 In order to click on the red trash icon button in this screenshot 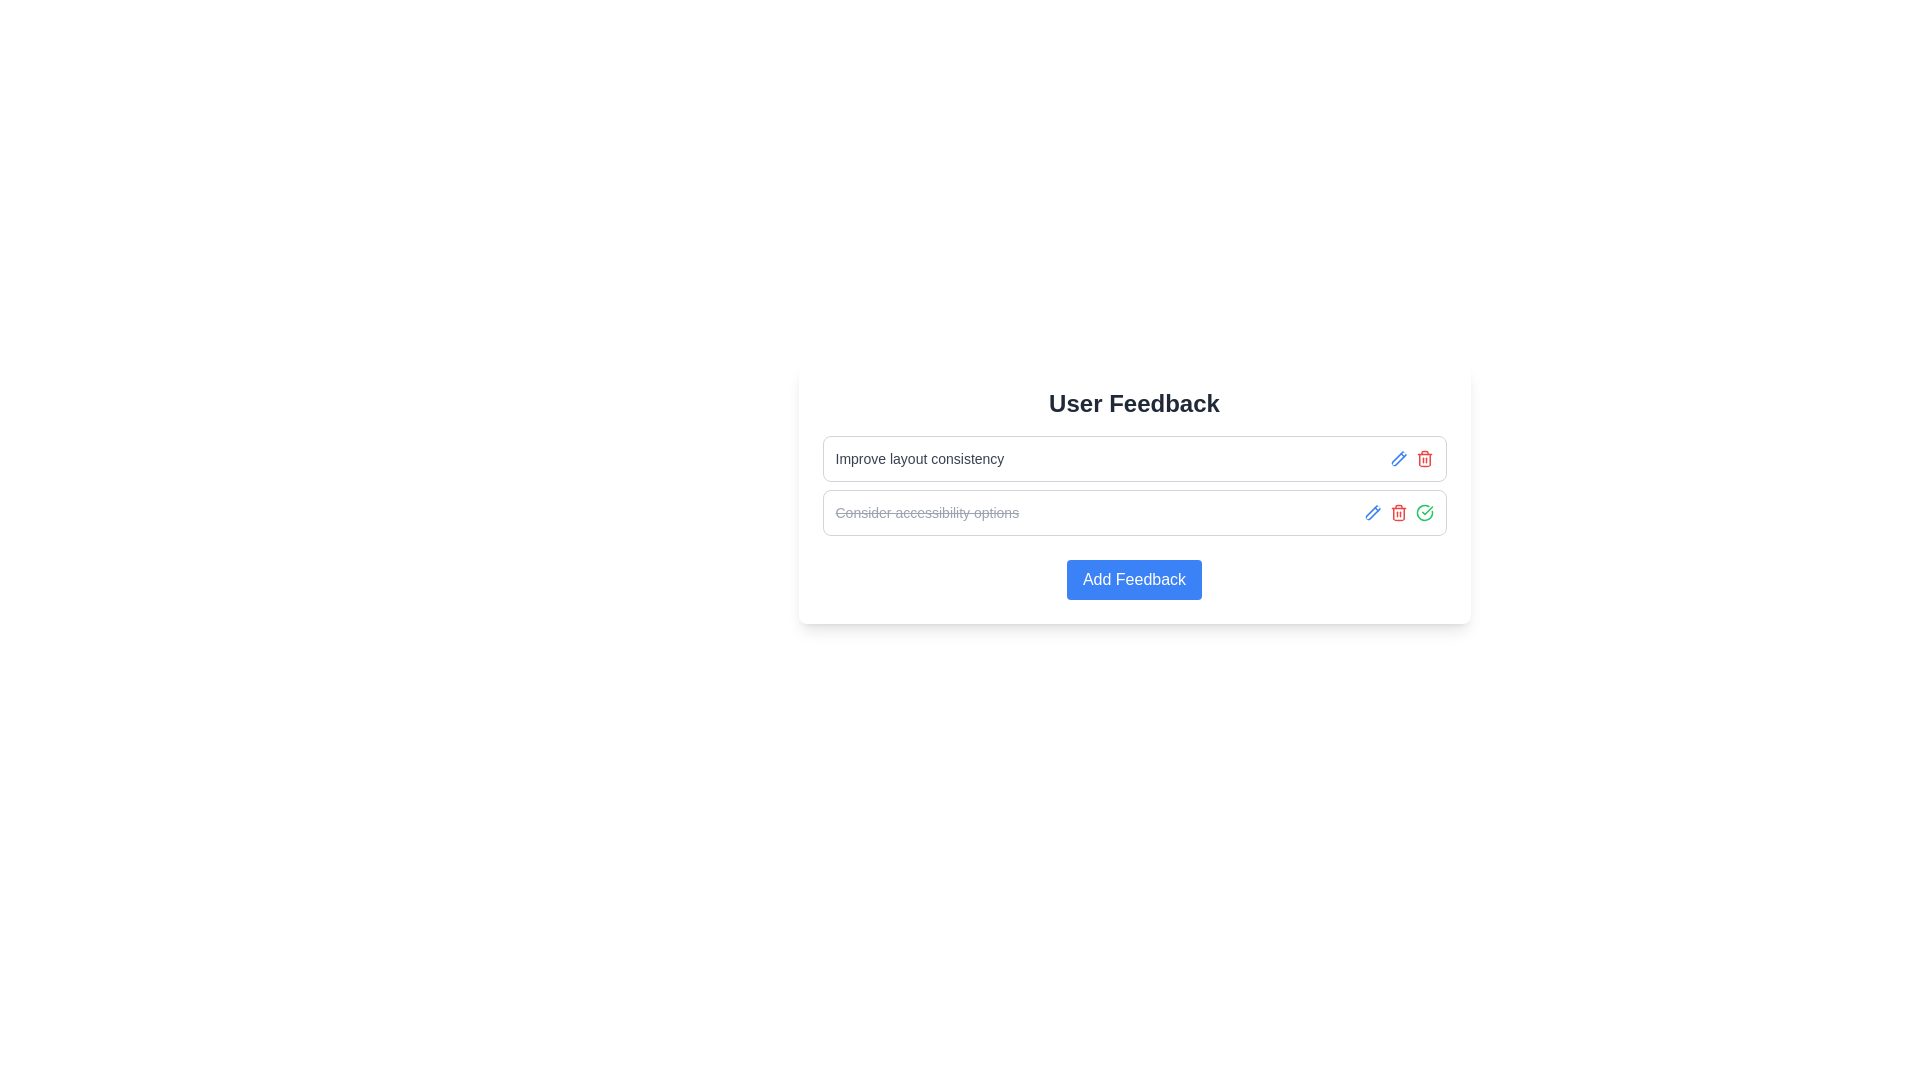, I will do `click(1423, 459)`.